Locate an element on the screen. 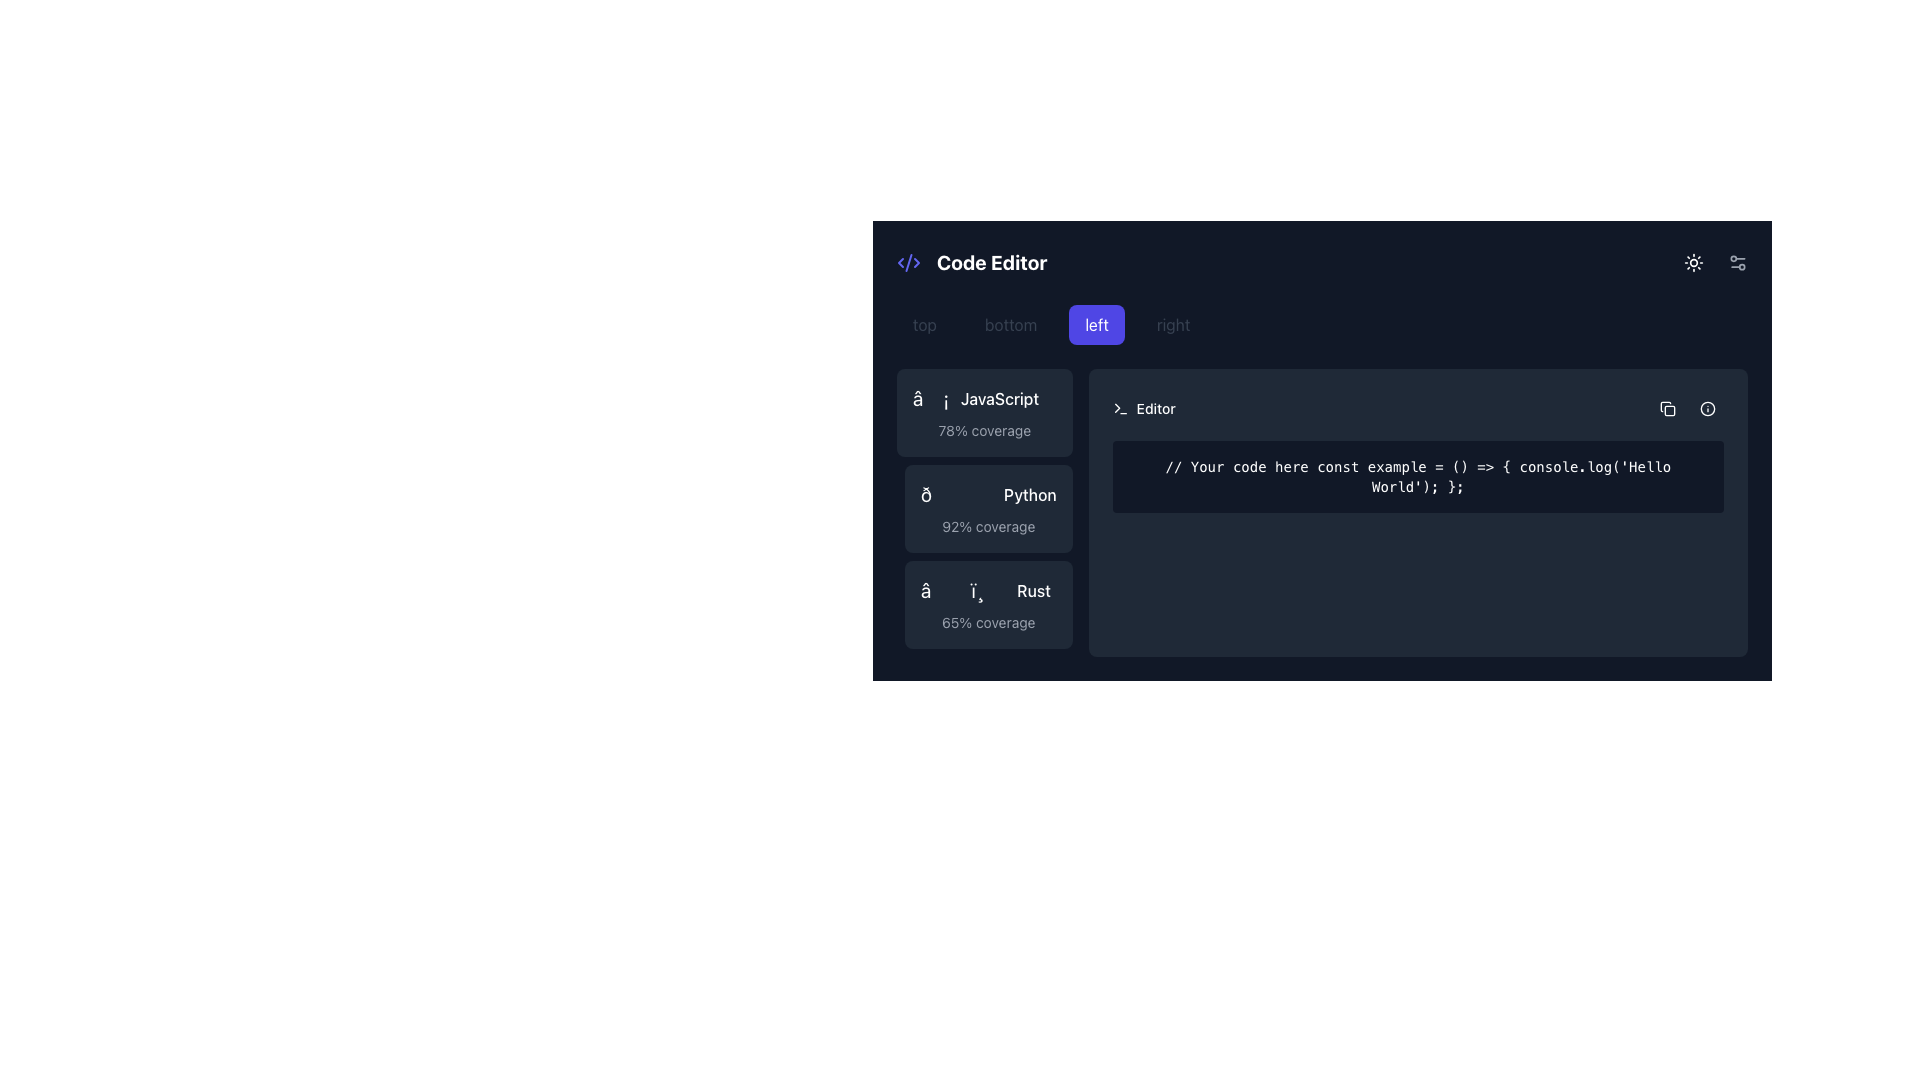  the rectangular shape within the SVG icon that represents the 'copy' action in the top-right of the code editor interface is located at coordinates (1670, 410).